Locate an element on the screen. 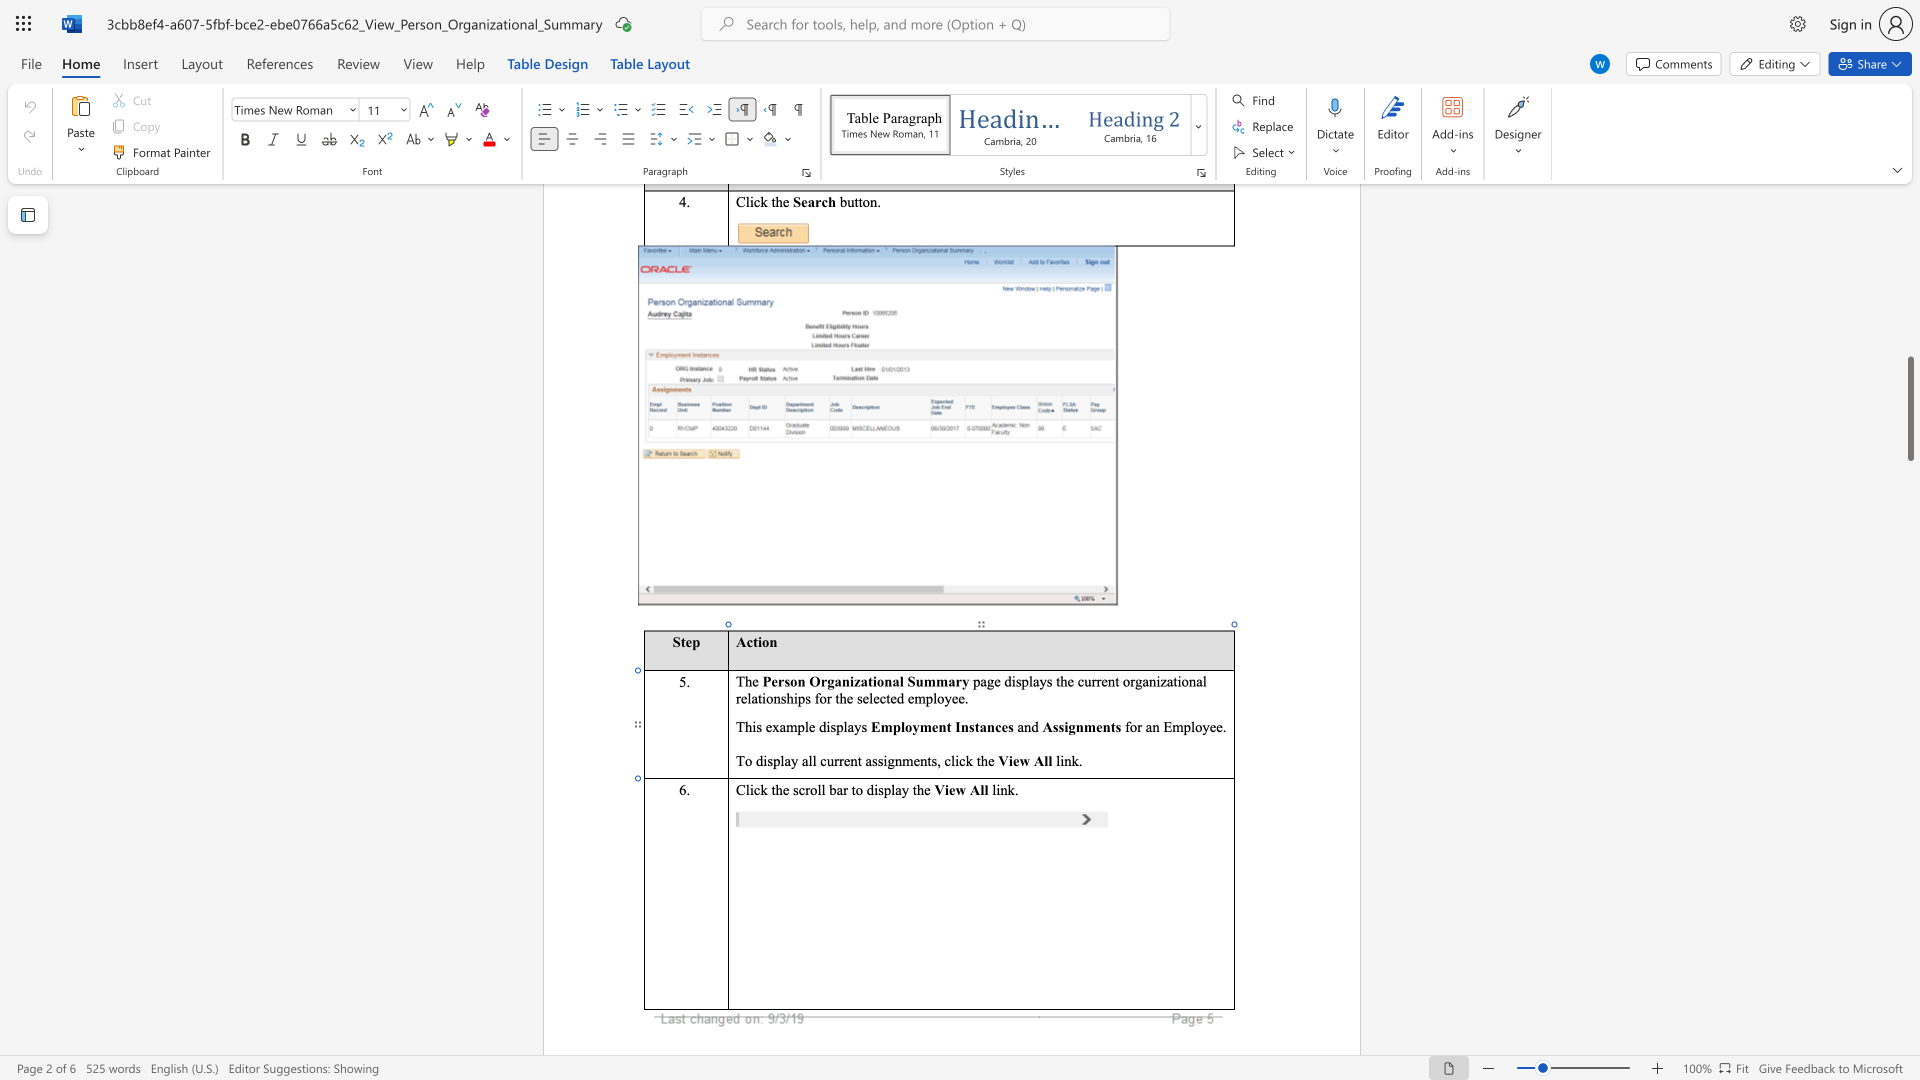 This screenshot has height=1080, width=1920. the space between the continuous character "d" and "i" in the text is located at coordinates (873, 788).